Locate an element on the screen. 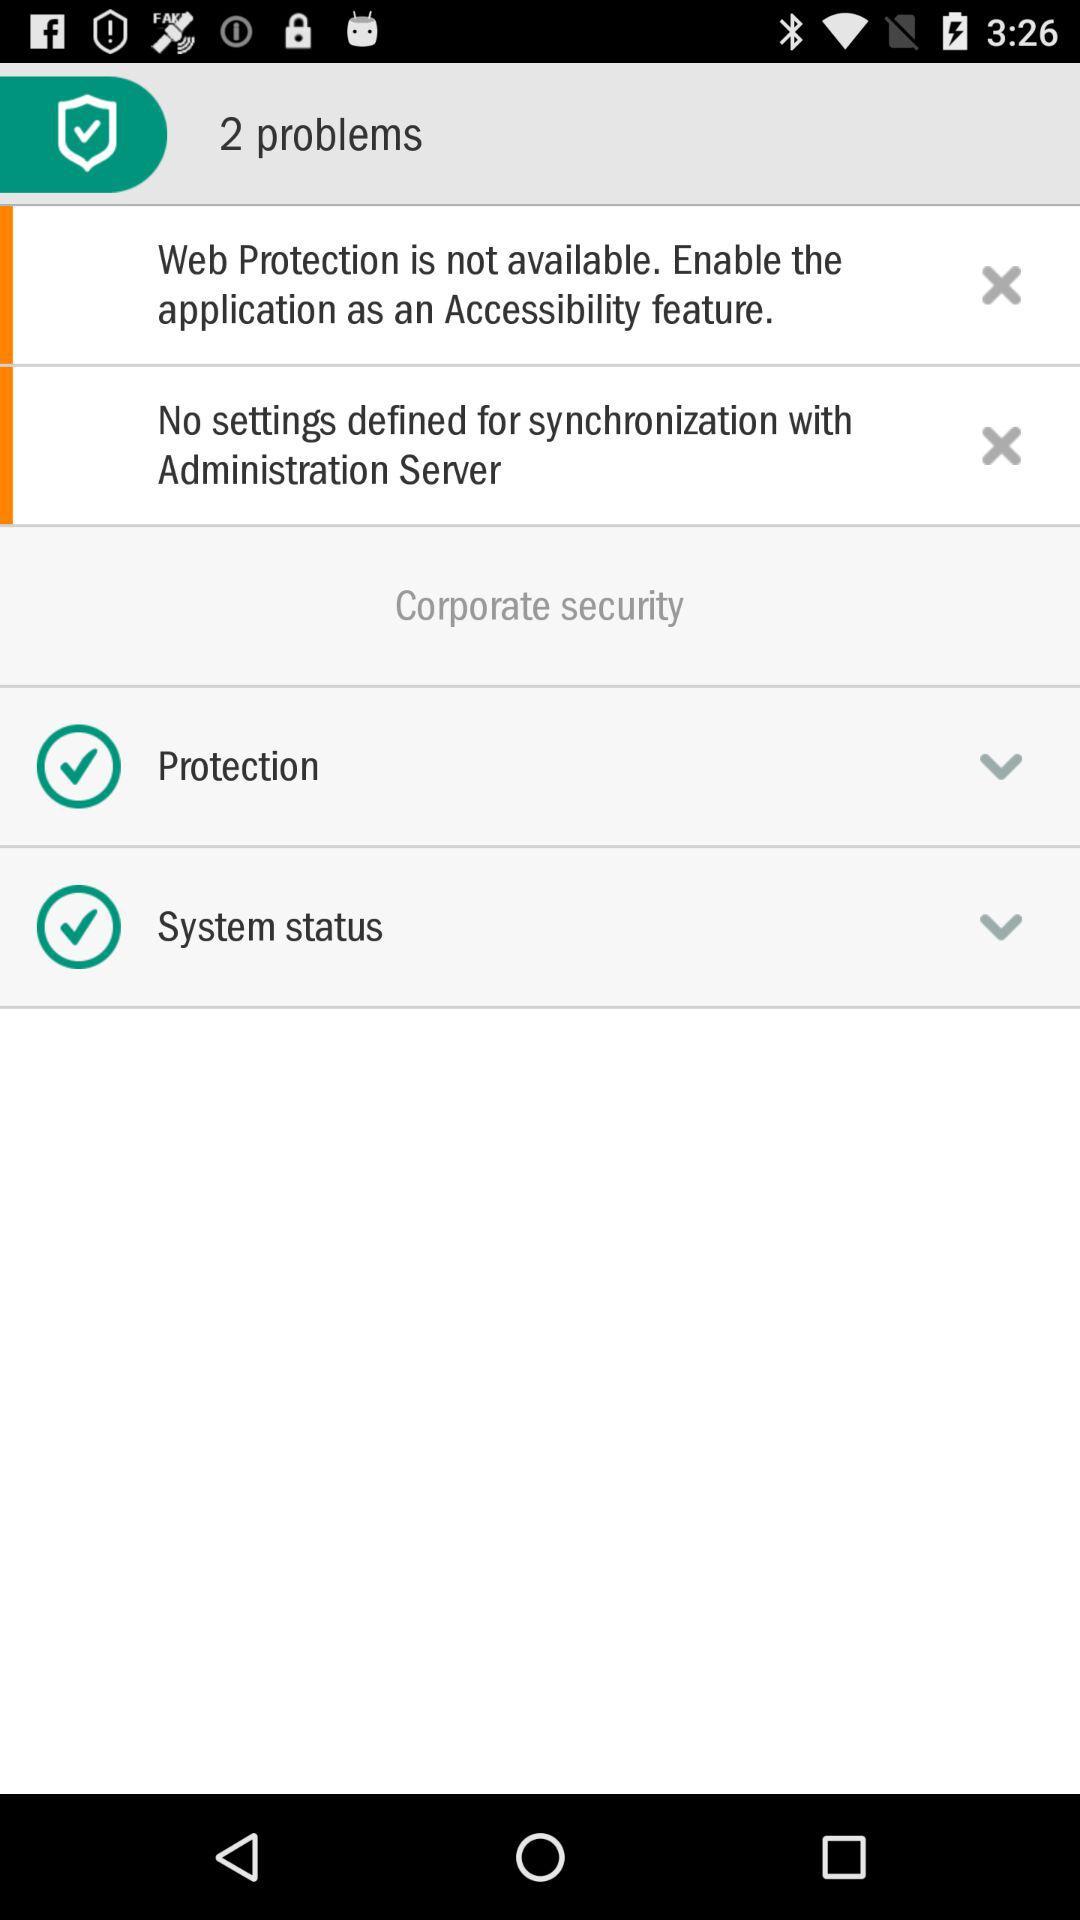 The image size is (1080, 1920). the icon at the top left corner is located at coordinates (82, 133).